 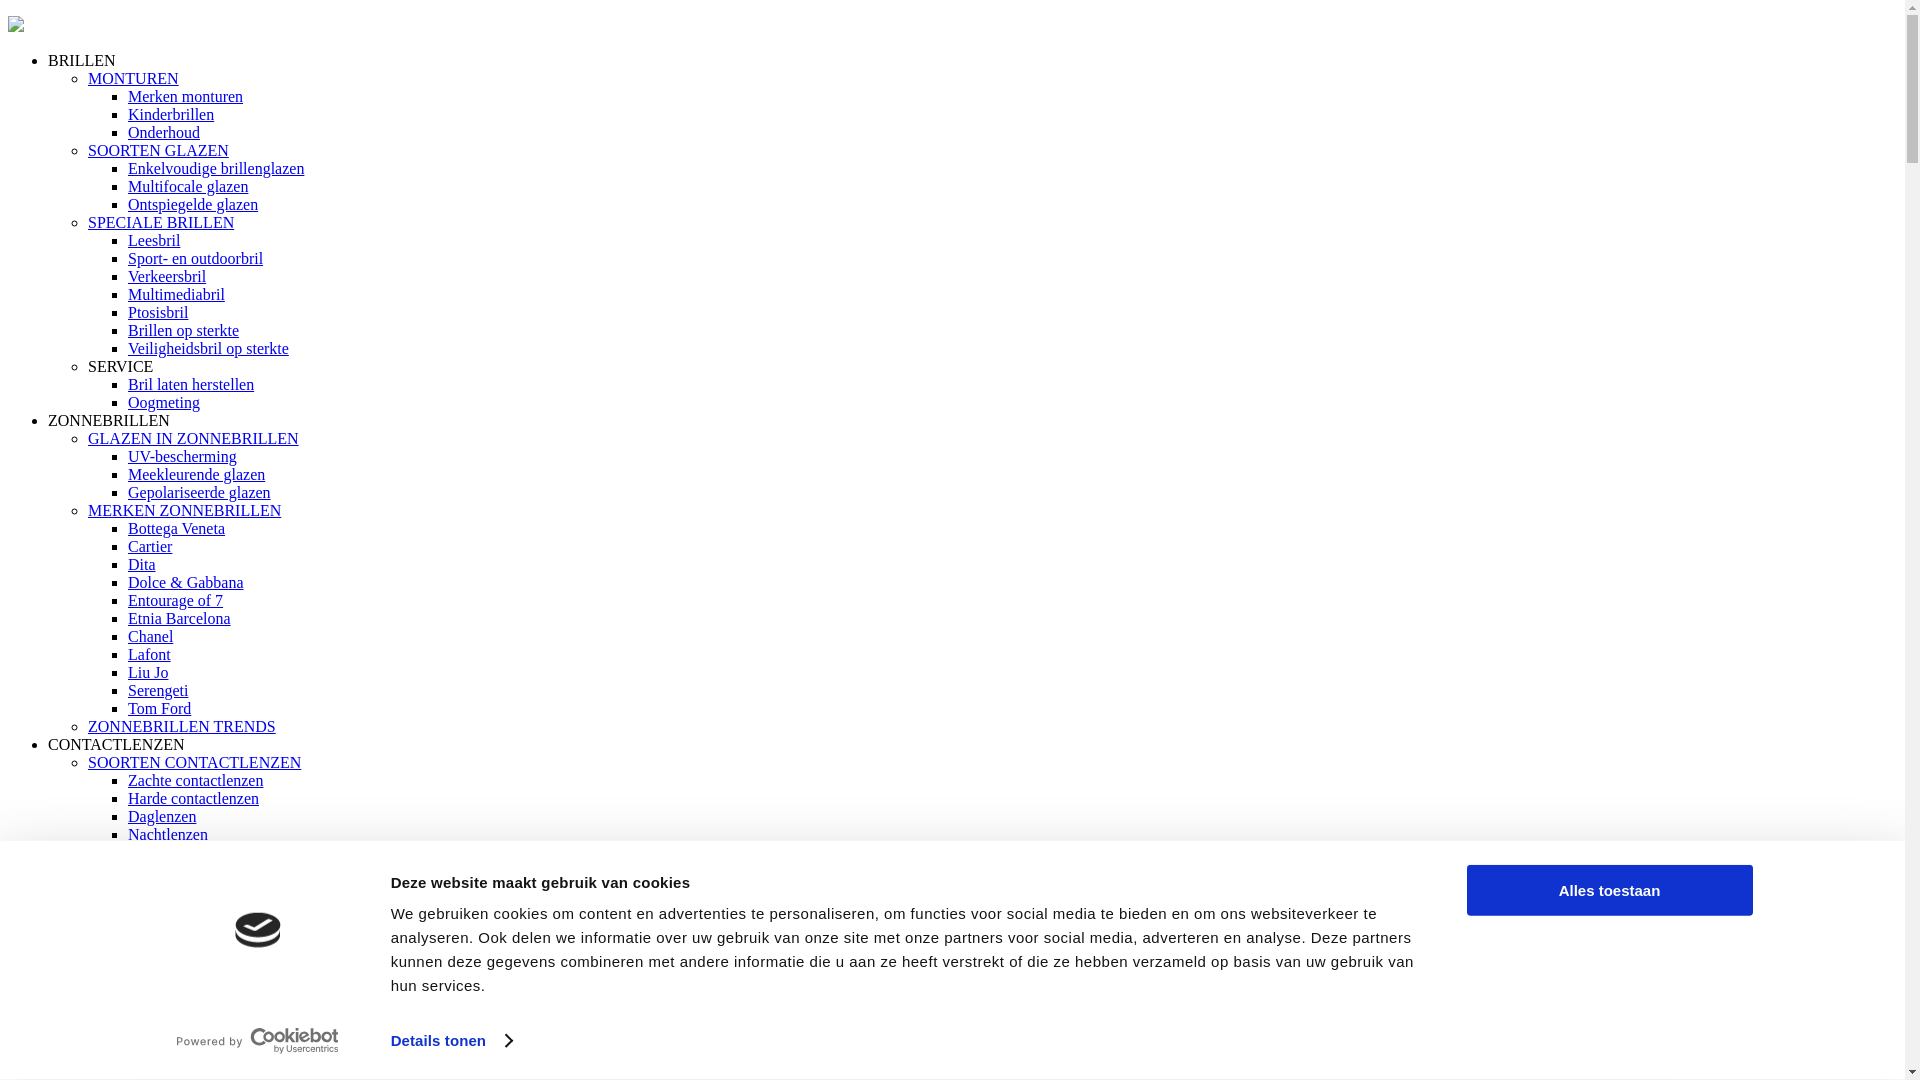 I want to click on 'SOORTEN GLAZEN', so click(x=157, y=149).